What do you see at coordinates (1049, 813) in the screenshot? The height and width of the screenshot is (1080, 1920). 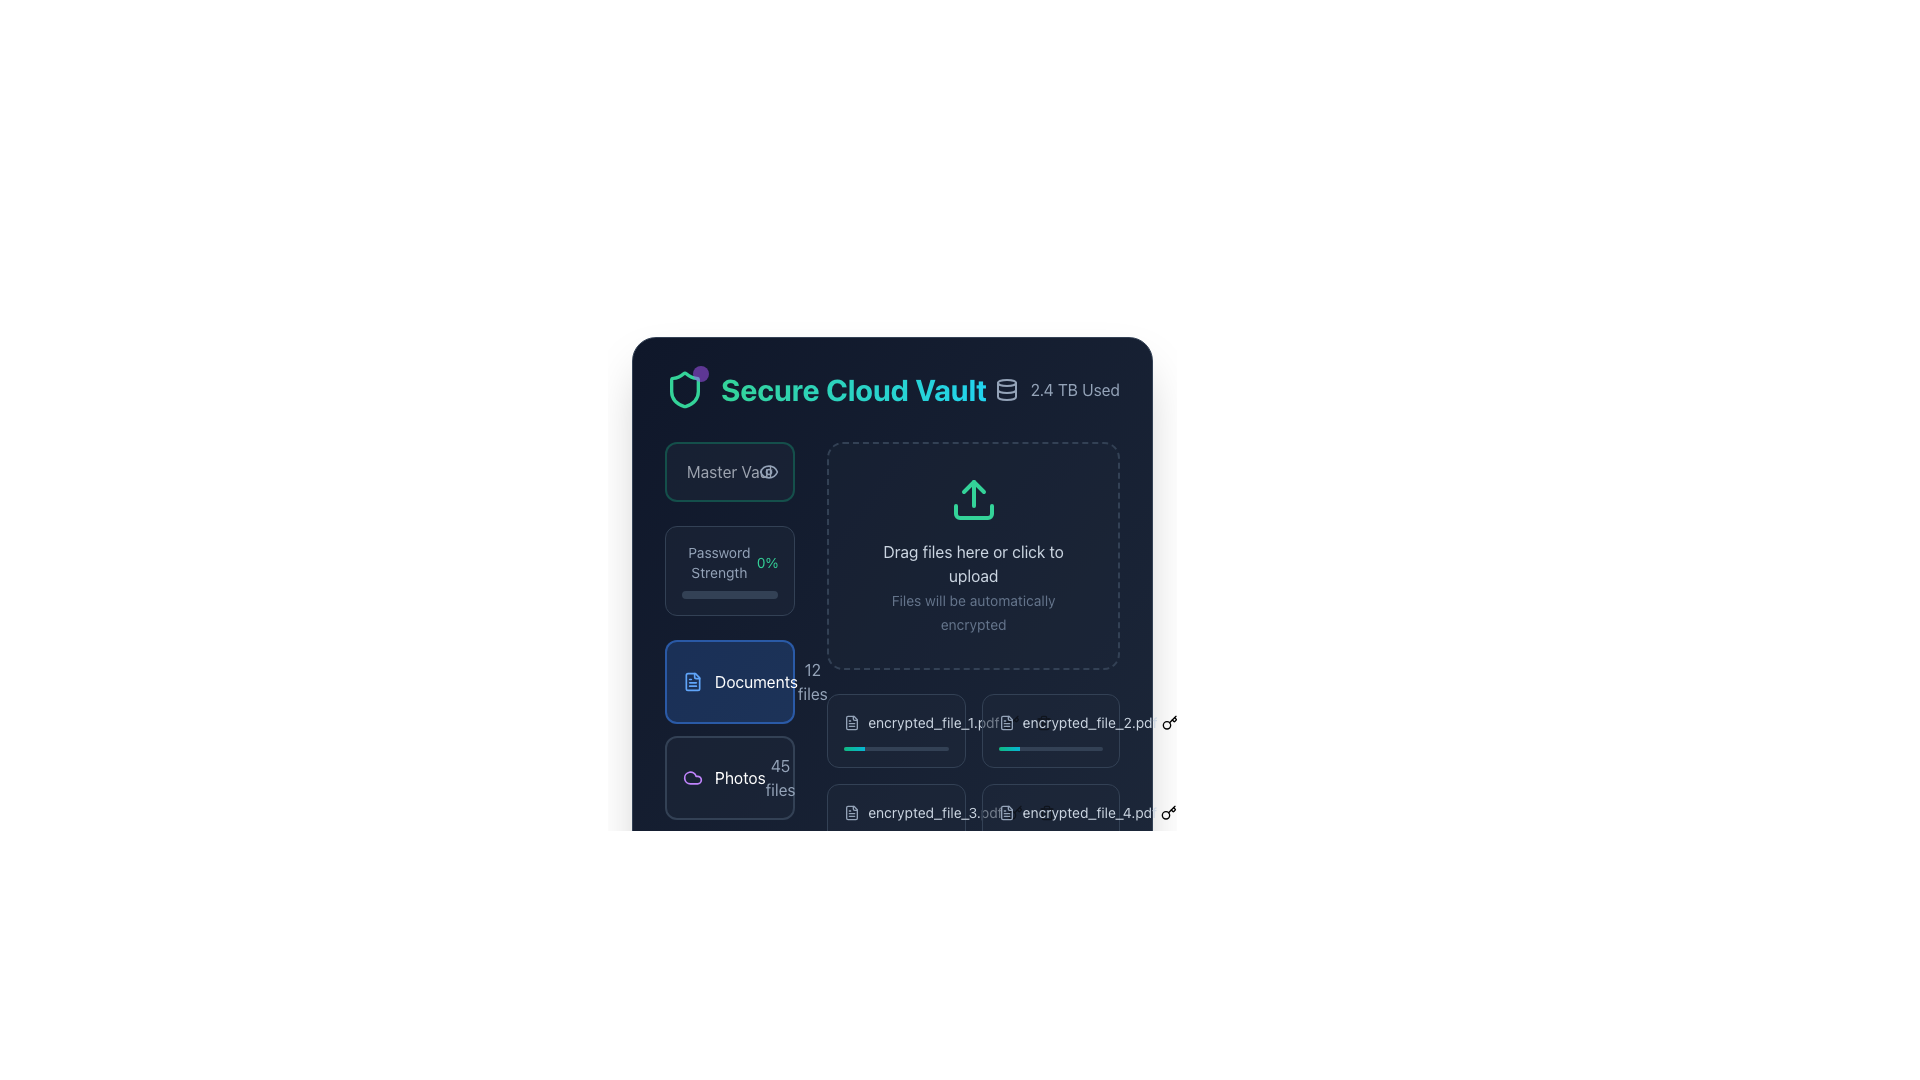 I see `the 'encrypted_file_4.pdf' file list entry` at bounding box center [1049, 813].